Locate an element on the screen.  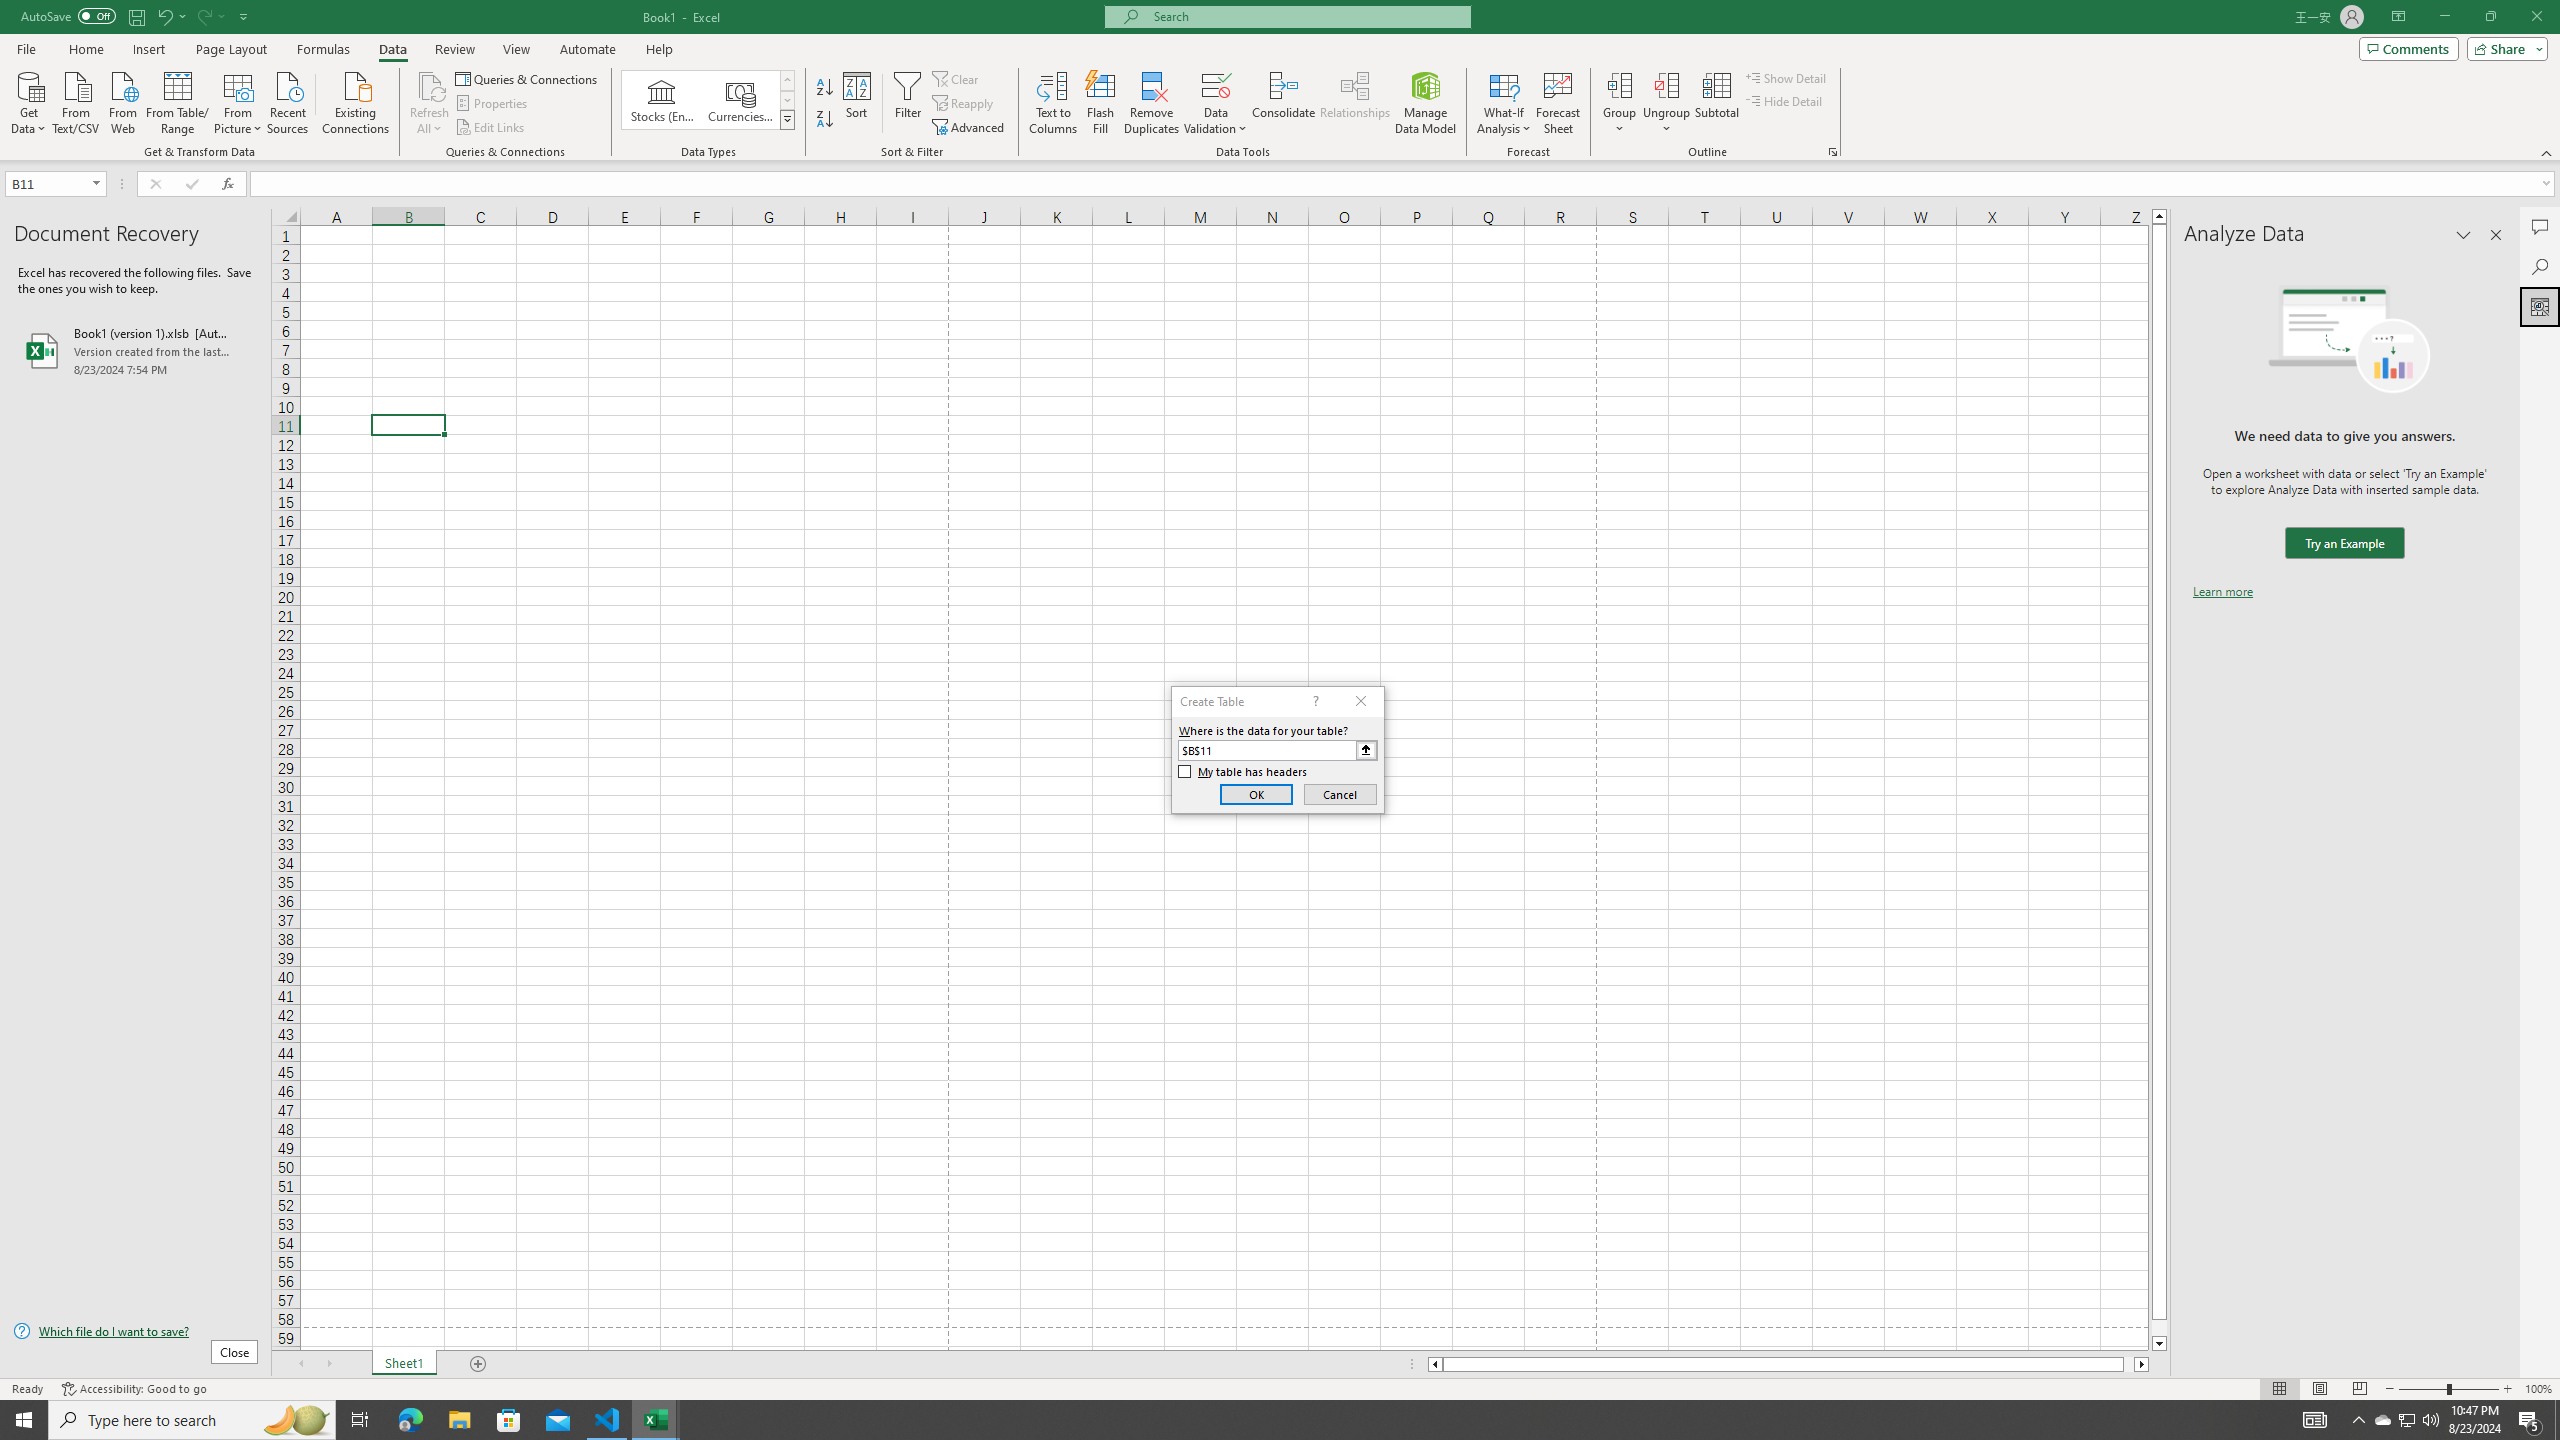
'Existing Connections' is located at coordinates (354, 100).